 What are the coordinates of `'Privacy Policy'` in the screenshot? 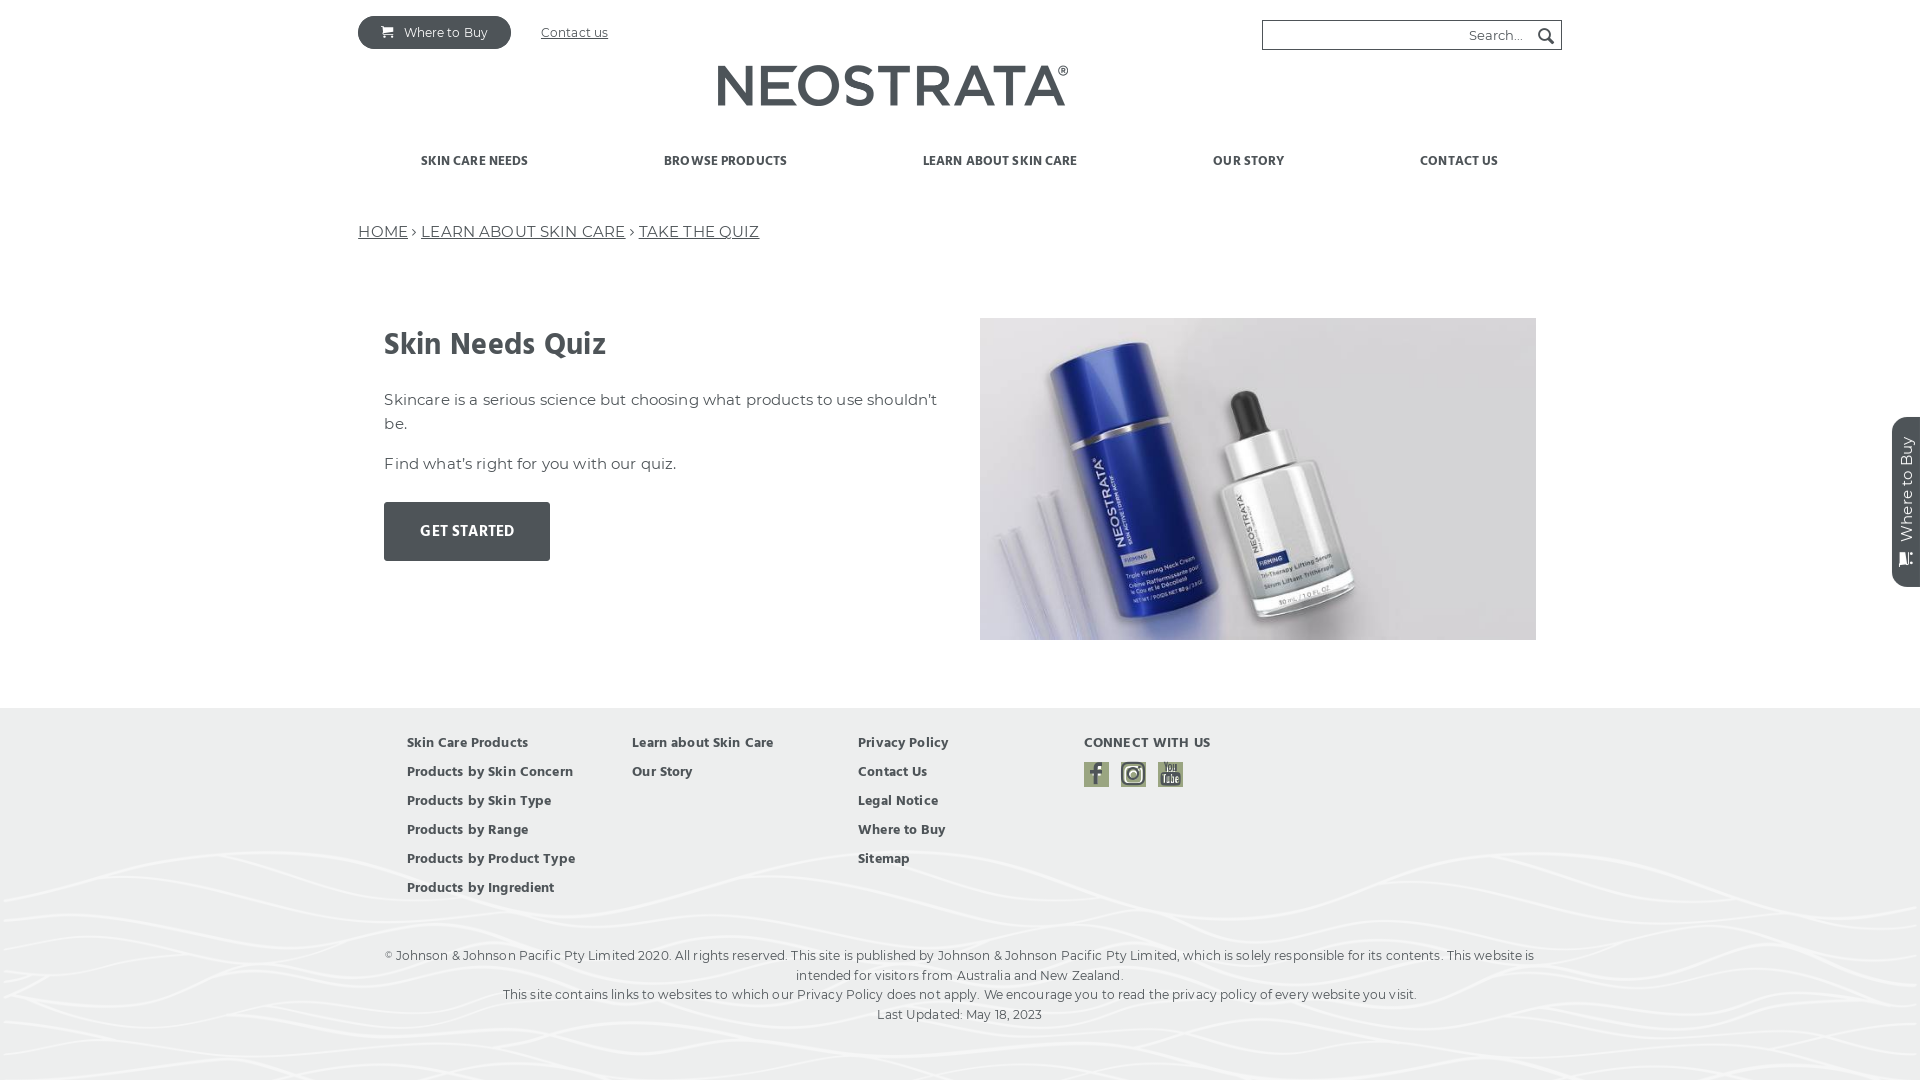 It's located at (858, 743).